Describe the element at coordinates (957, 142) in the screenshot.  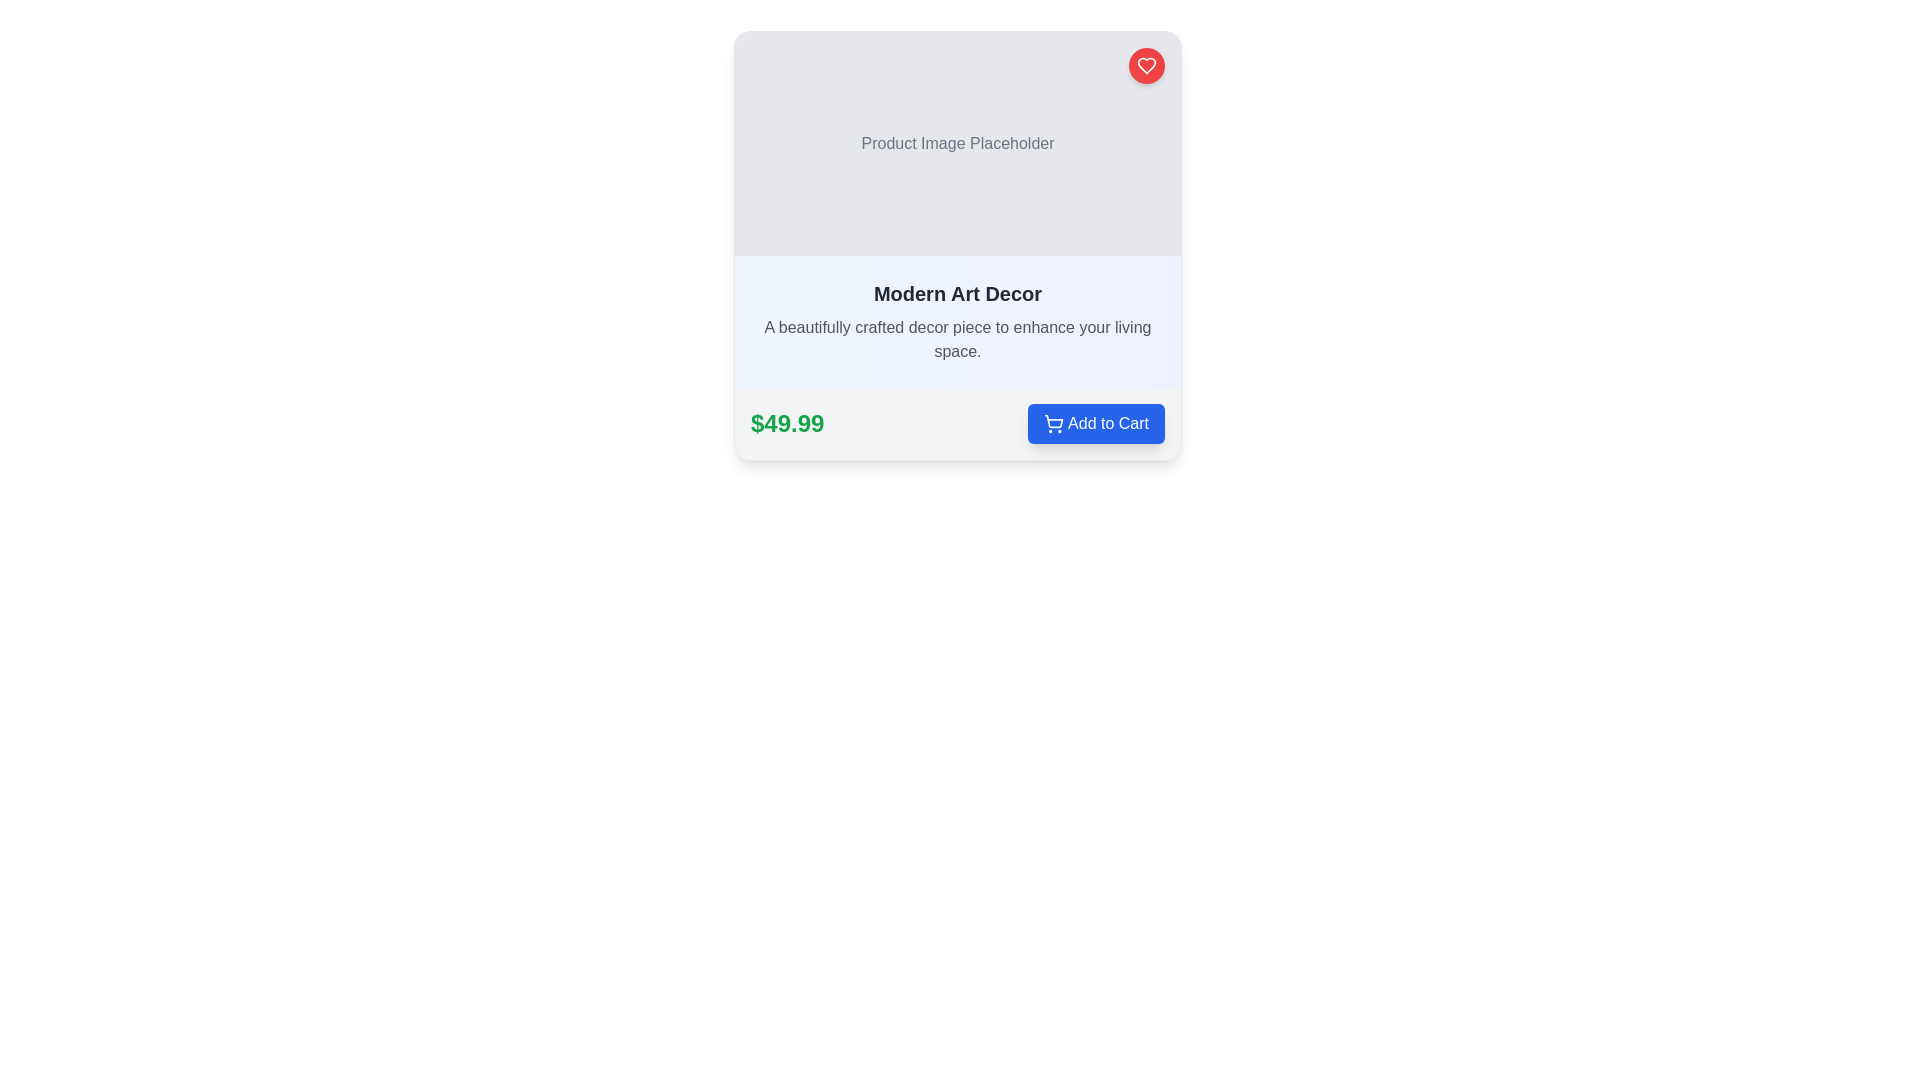
I see `the Static placeholder element that displays the text 'Product Image Placeholder' within a gray background, located at the top of the card-like structure` at that location.